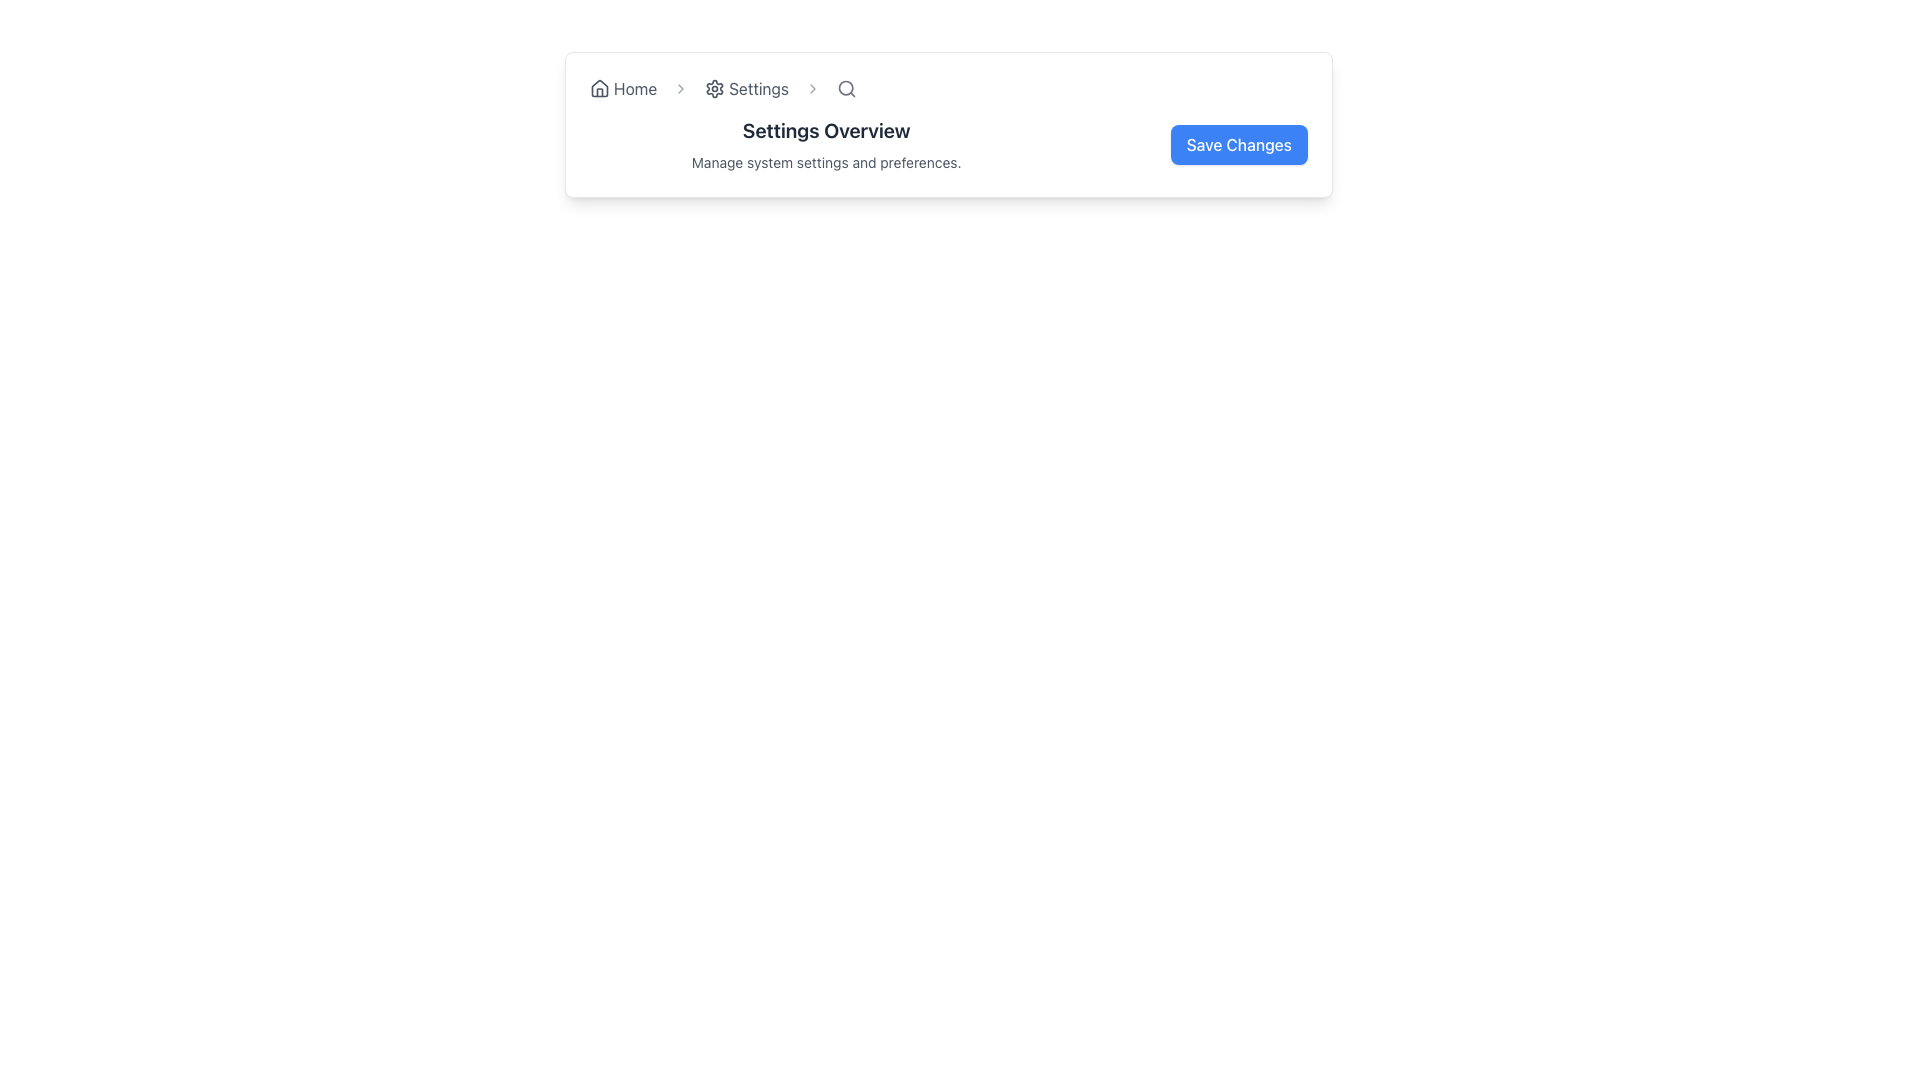 This screenshot has width=1920, height=1080. I want to click on the explanatory text label located directly below the title in the 'Settings Overview' section of the interface, so click(826, 161).